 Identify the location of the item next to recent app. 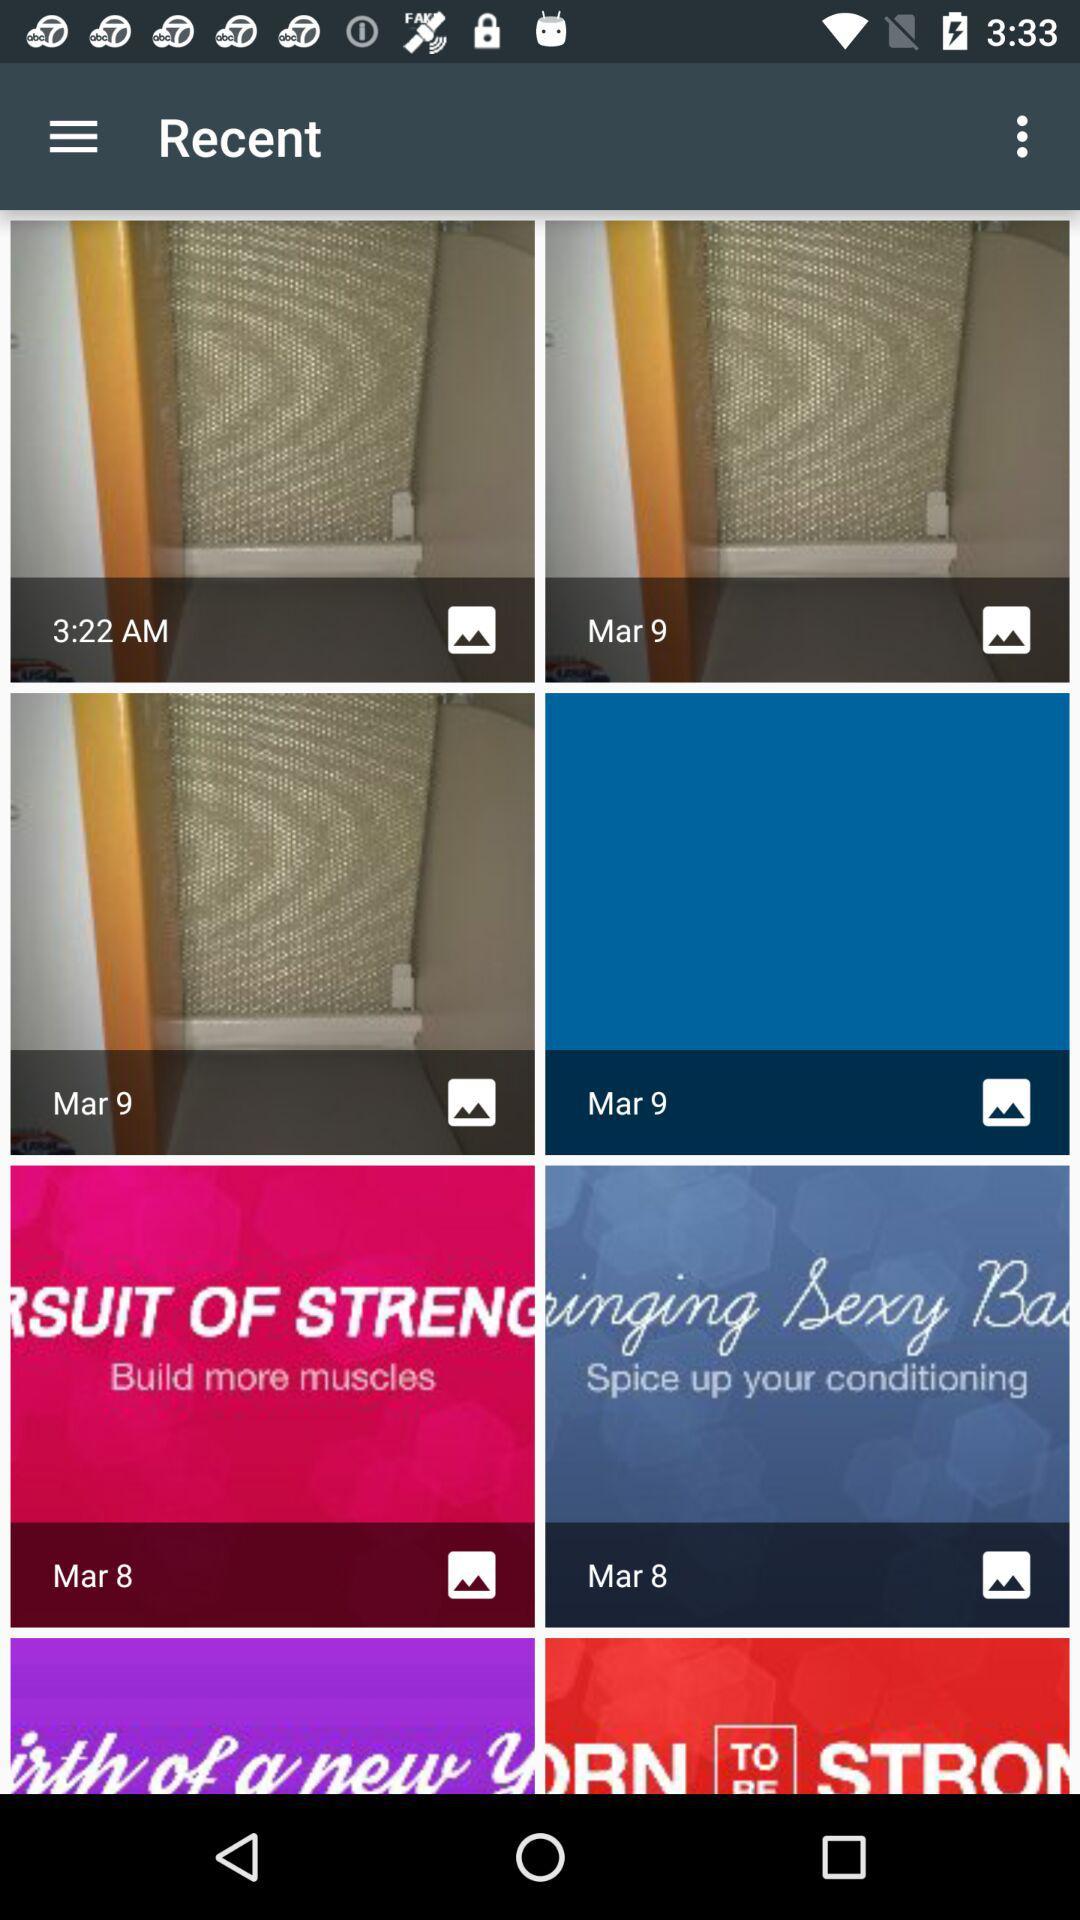
(72, 135).